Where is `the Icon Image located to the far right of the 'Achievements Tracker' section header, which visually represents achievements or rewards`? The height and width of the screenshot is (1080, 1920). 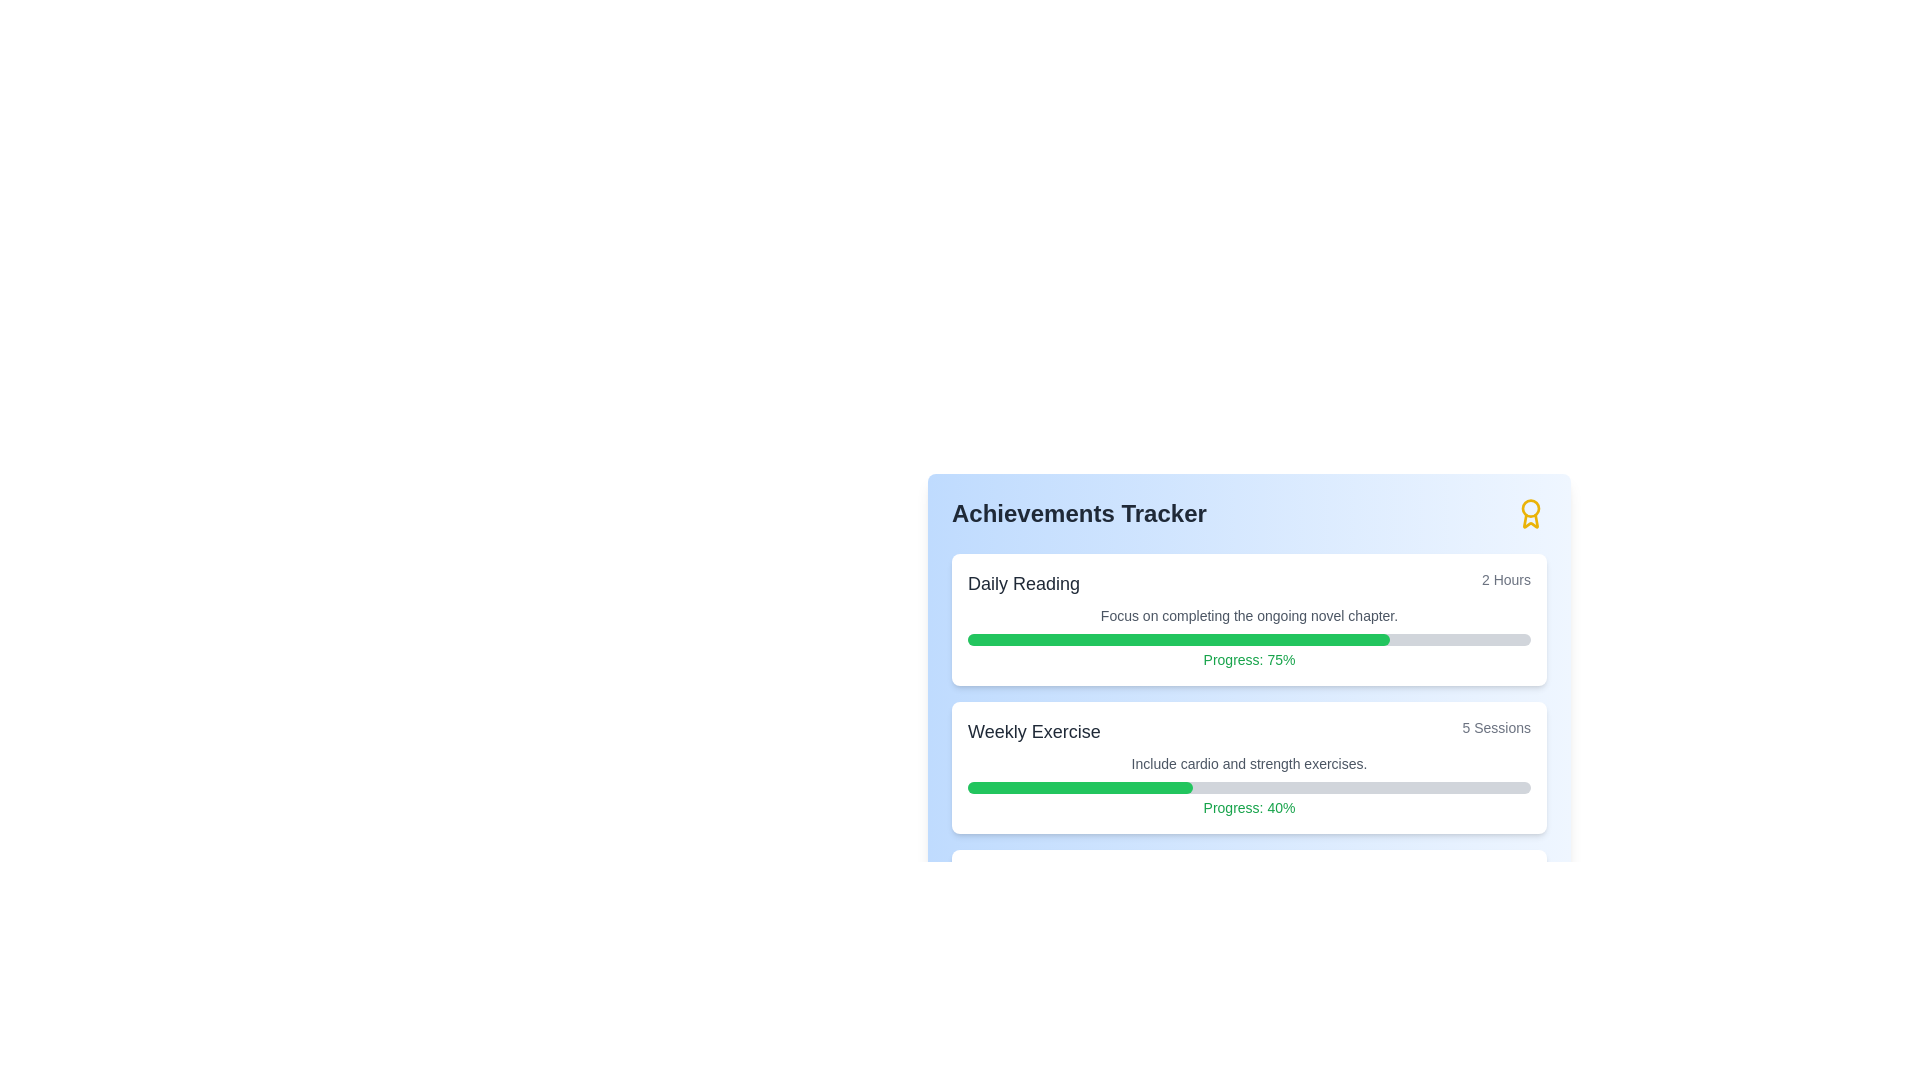 the Icon Image located to the far right of the 'Achievements Tracker' section header, which visually represents achievements or rewards is located at coordinates (1530, 512).